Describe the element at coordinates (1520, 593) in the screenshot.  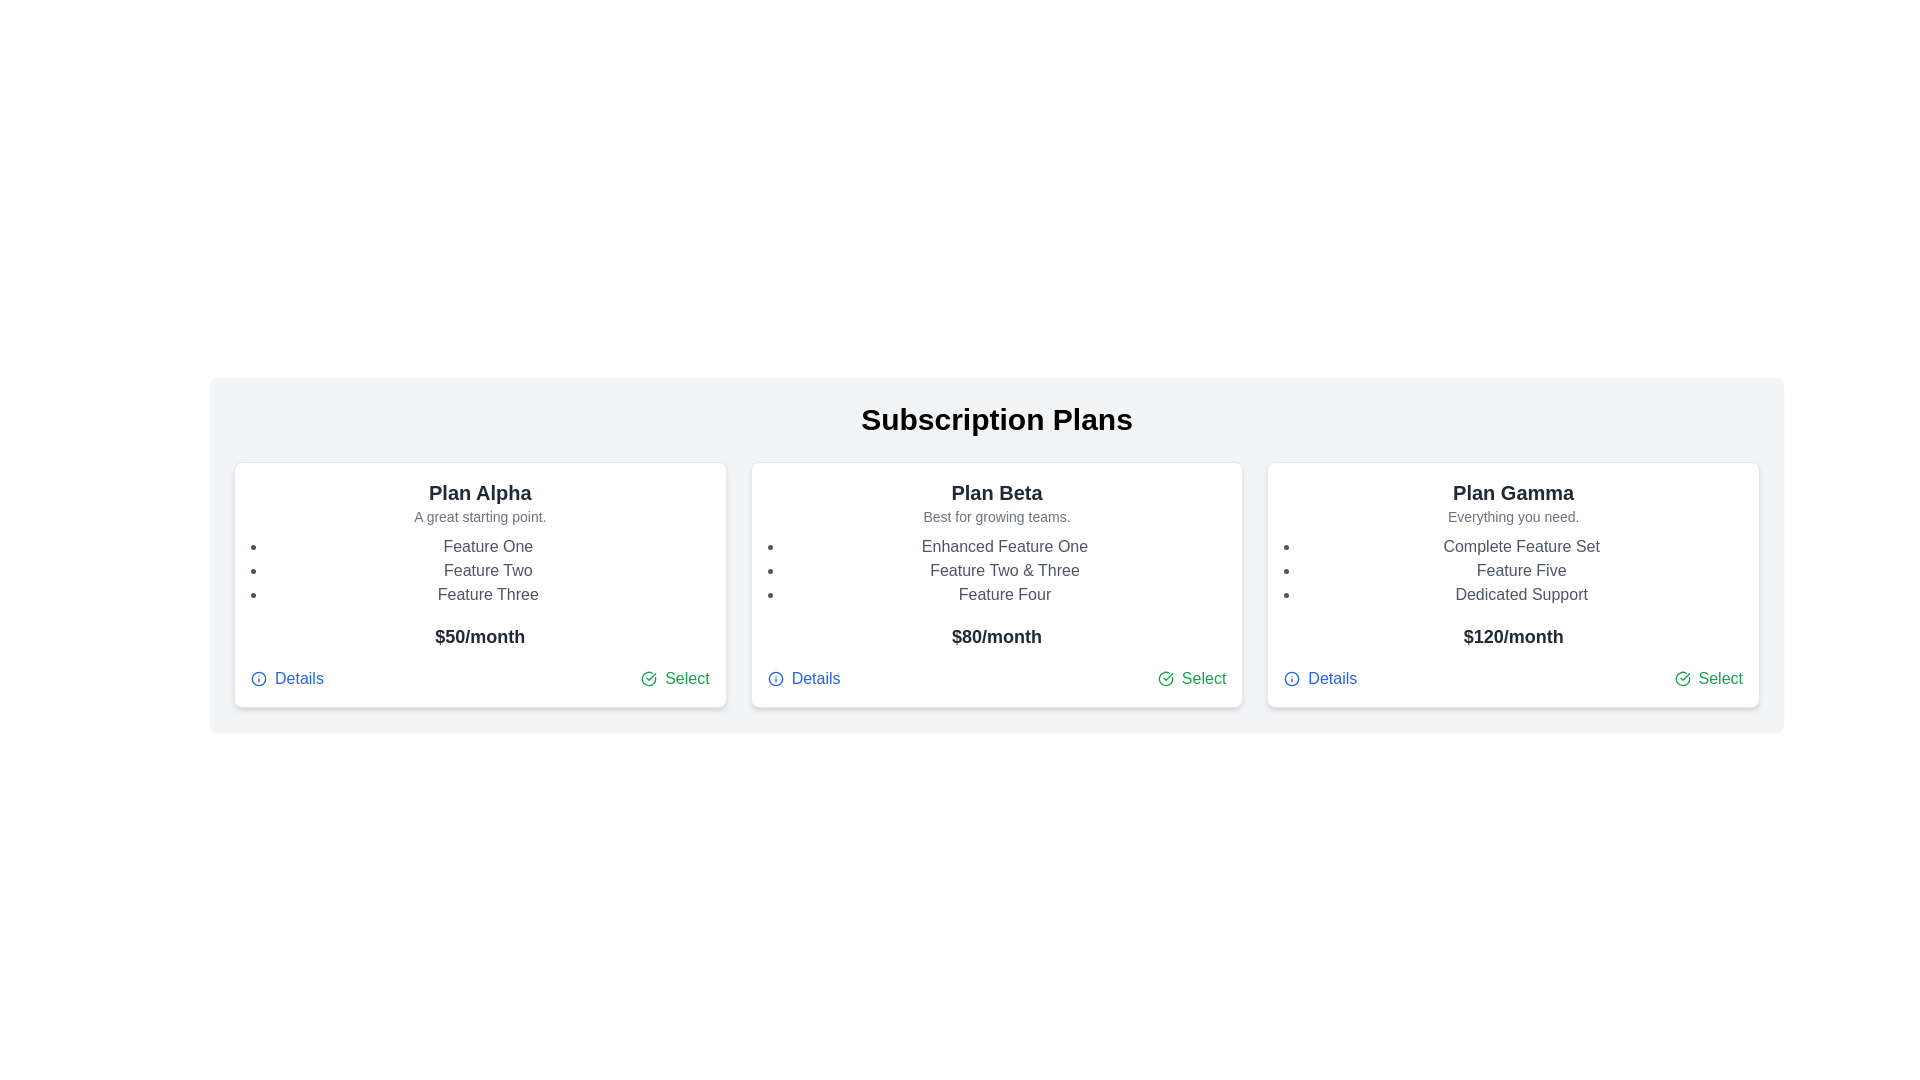
I see `the hierarchical position of the text label 'Dedicated Support', which is the third bullet point in the feature list under the 'Plan Gamma' subscription plan` at that location.